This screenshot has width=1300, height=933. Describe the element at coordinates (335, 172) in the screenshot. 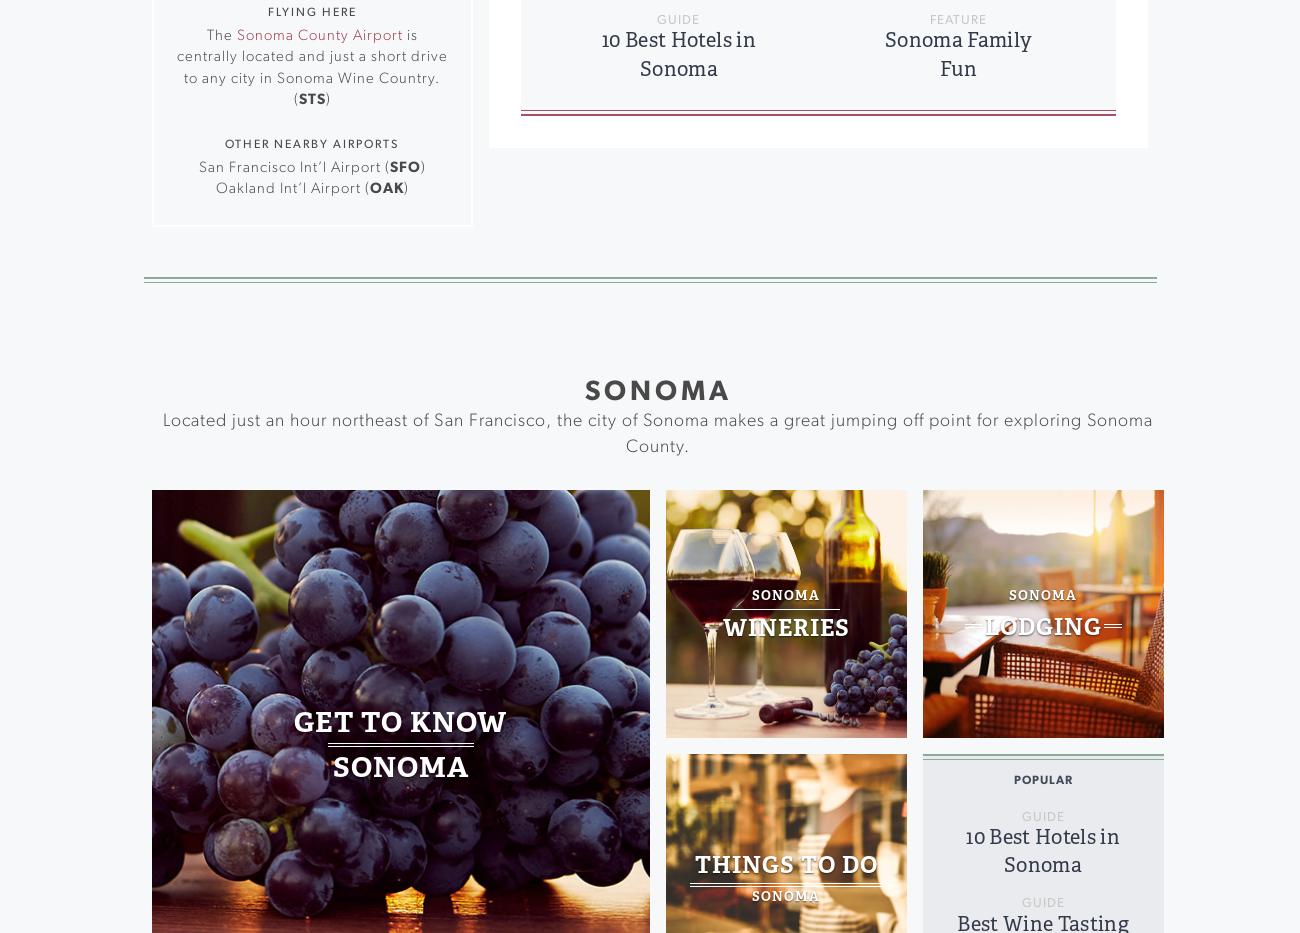

I see `'Farmer’s Markets'` at that location.